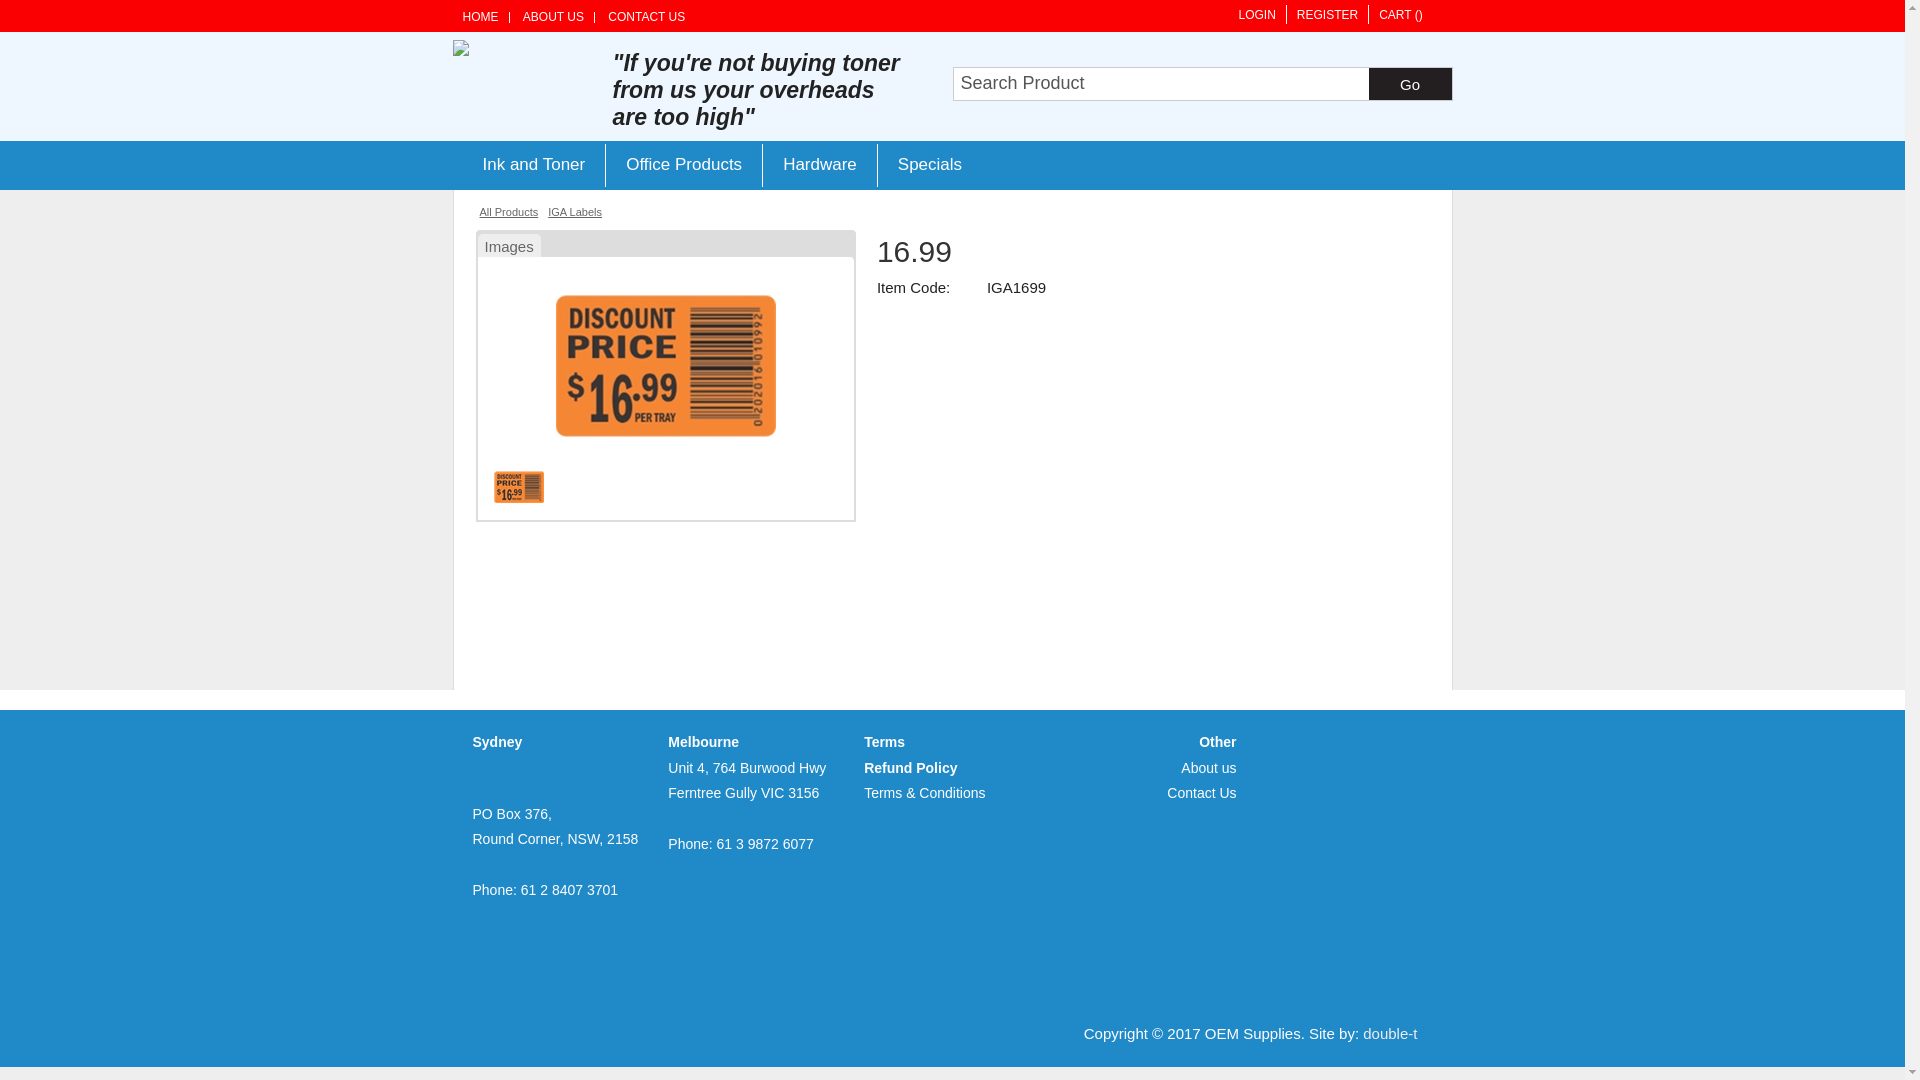  I want to click on 'About us', so click(1207, 766).